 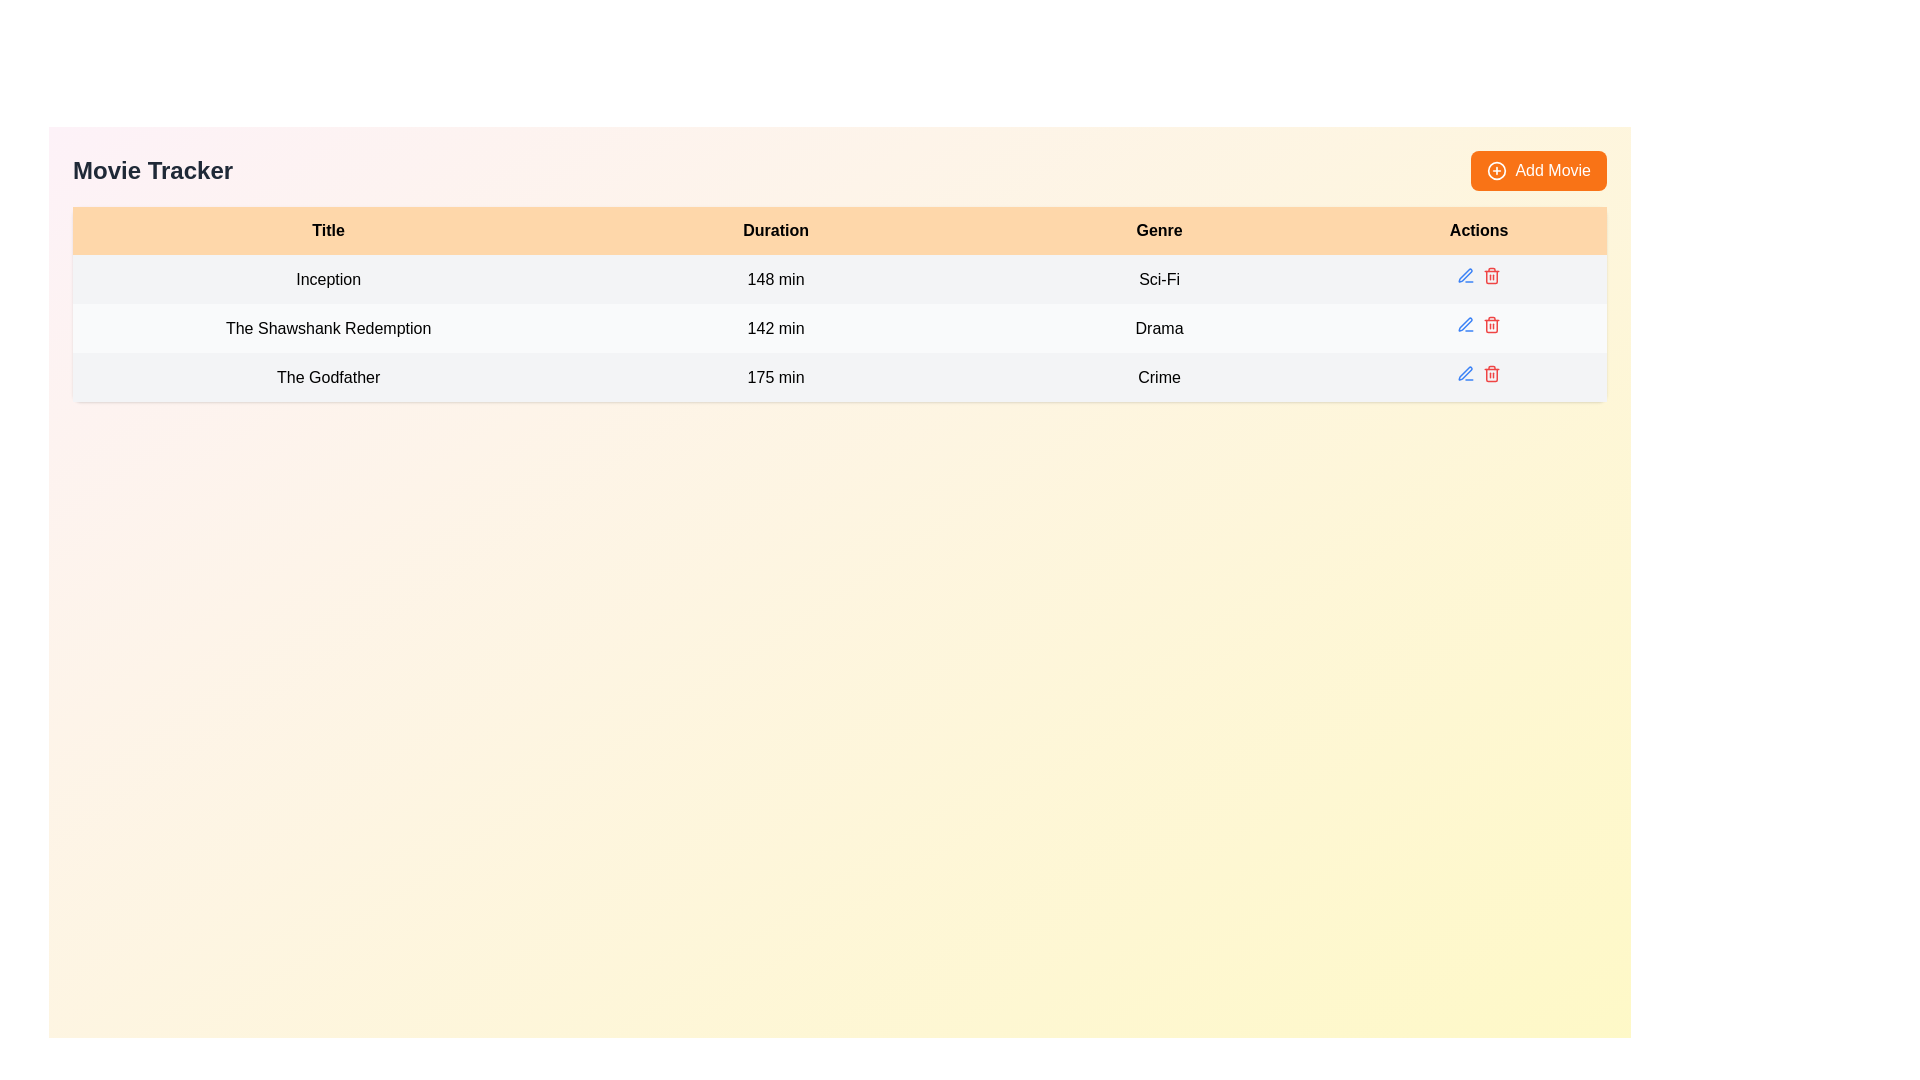 What do you see at coordinates (1159, 279) in the screenshot?
I see `text from the 'Sci-Fi' label located in the third column of the first row under the 'Genre' header in the table corresponding to the movie 'Inception'` at bounding box center [1159, 279].